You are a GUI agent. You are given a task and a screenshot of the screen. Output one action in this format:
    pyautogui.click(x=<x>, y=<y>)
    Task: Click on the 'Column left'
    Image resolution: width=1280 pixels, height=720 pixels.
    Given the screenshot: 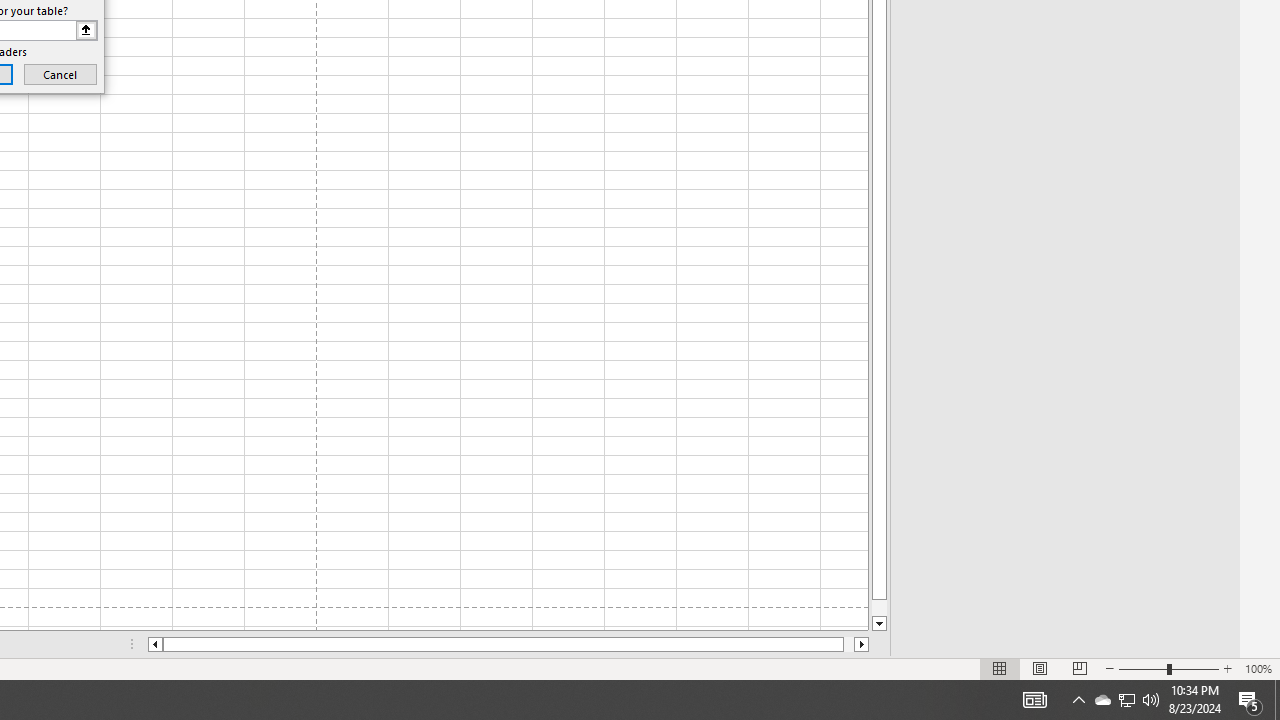 What is the action you would take?
    pyautogui.click(x=153, y=644)
    